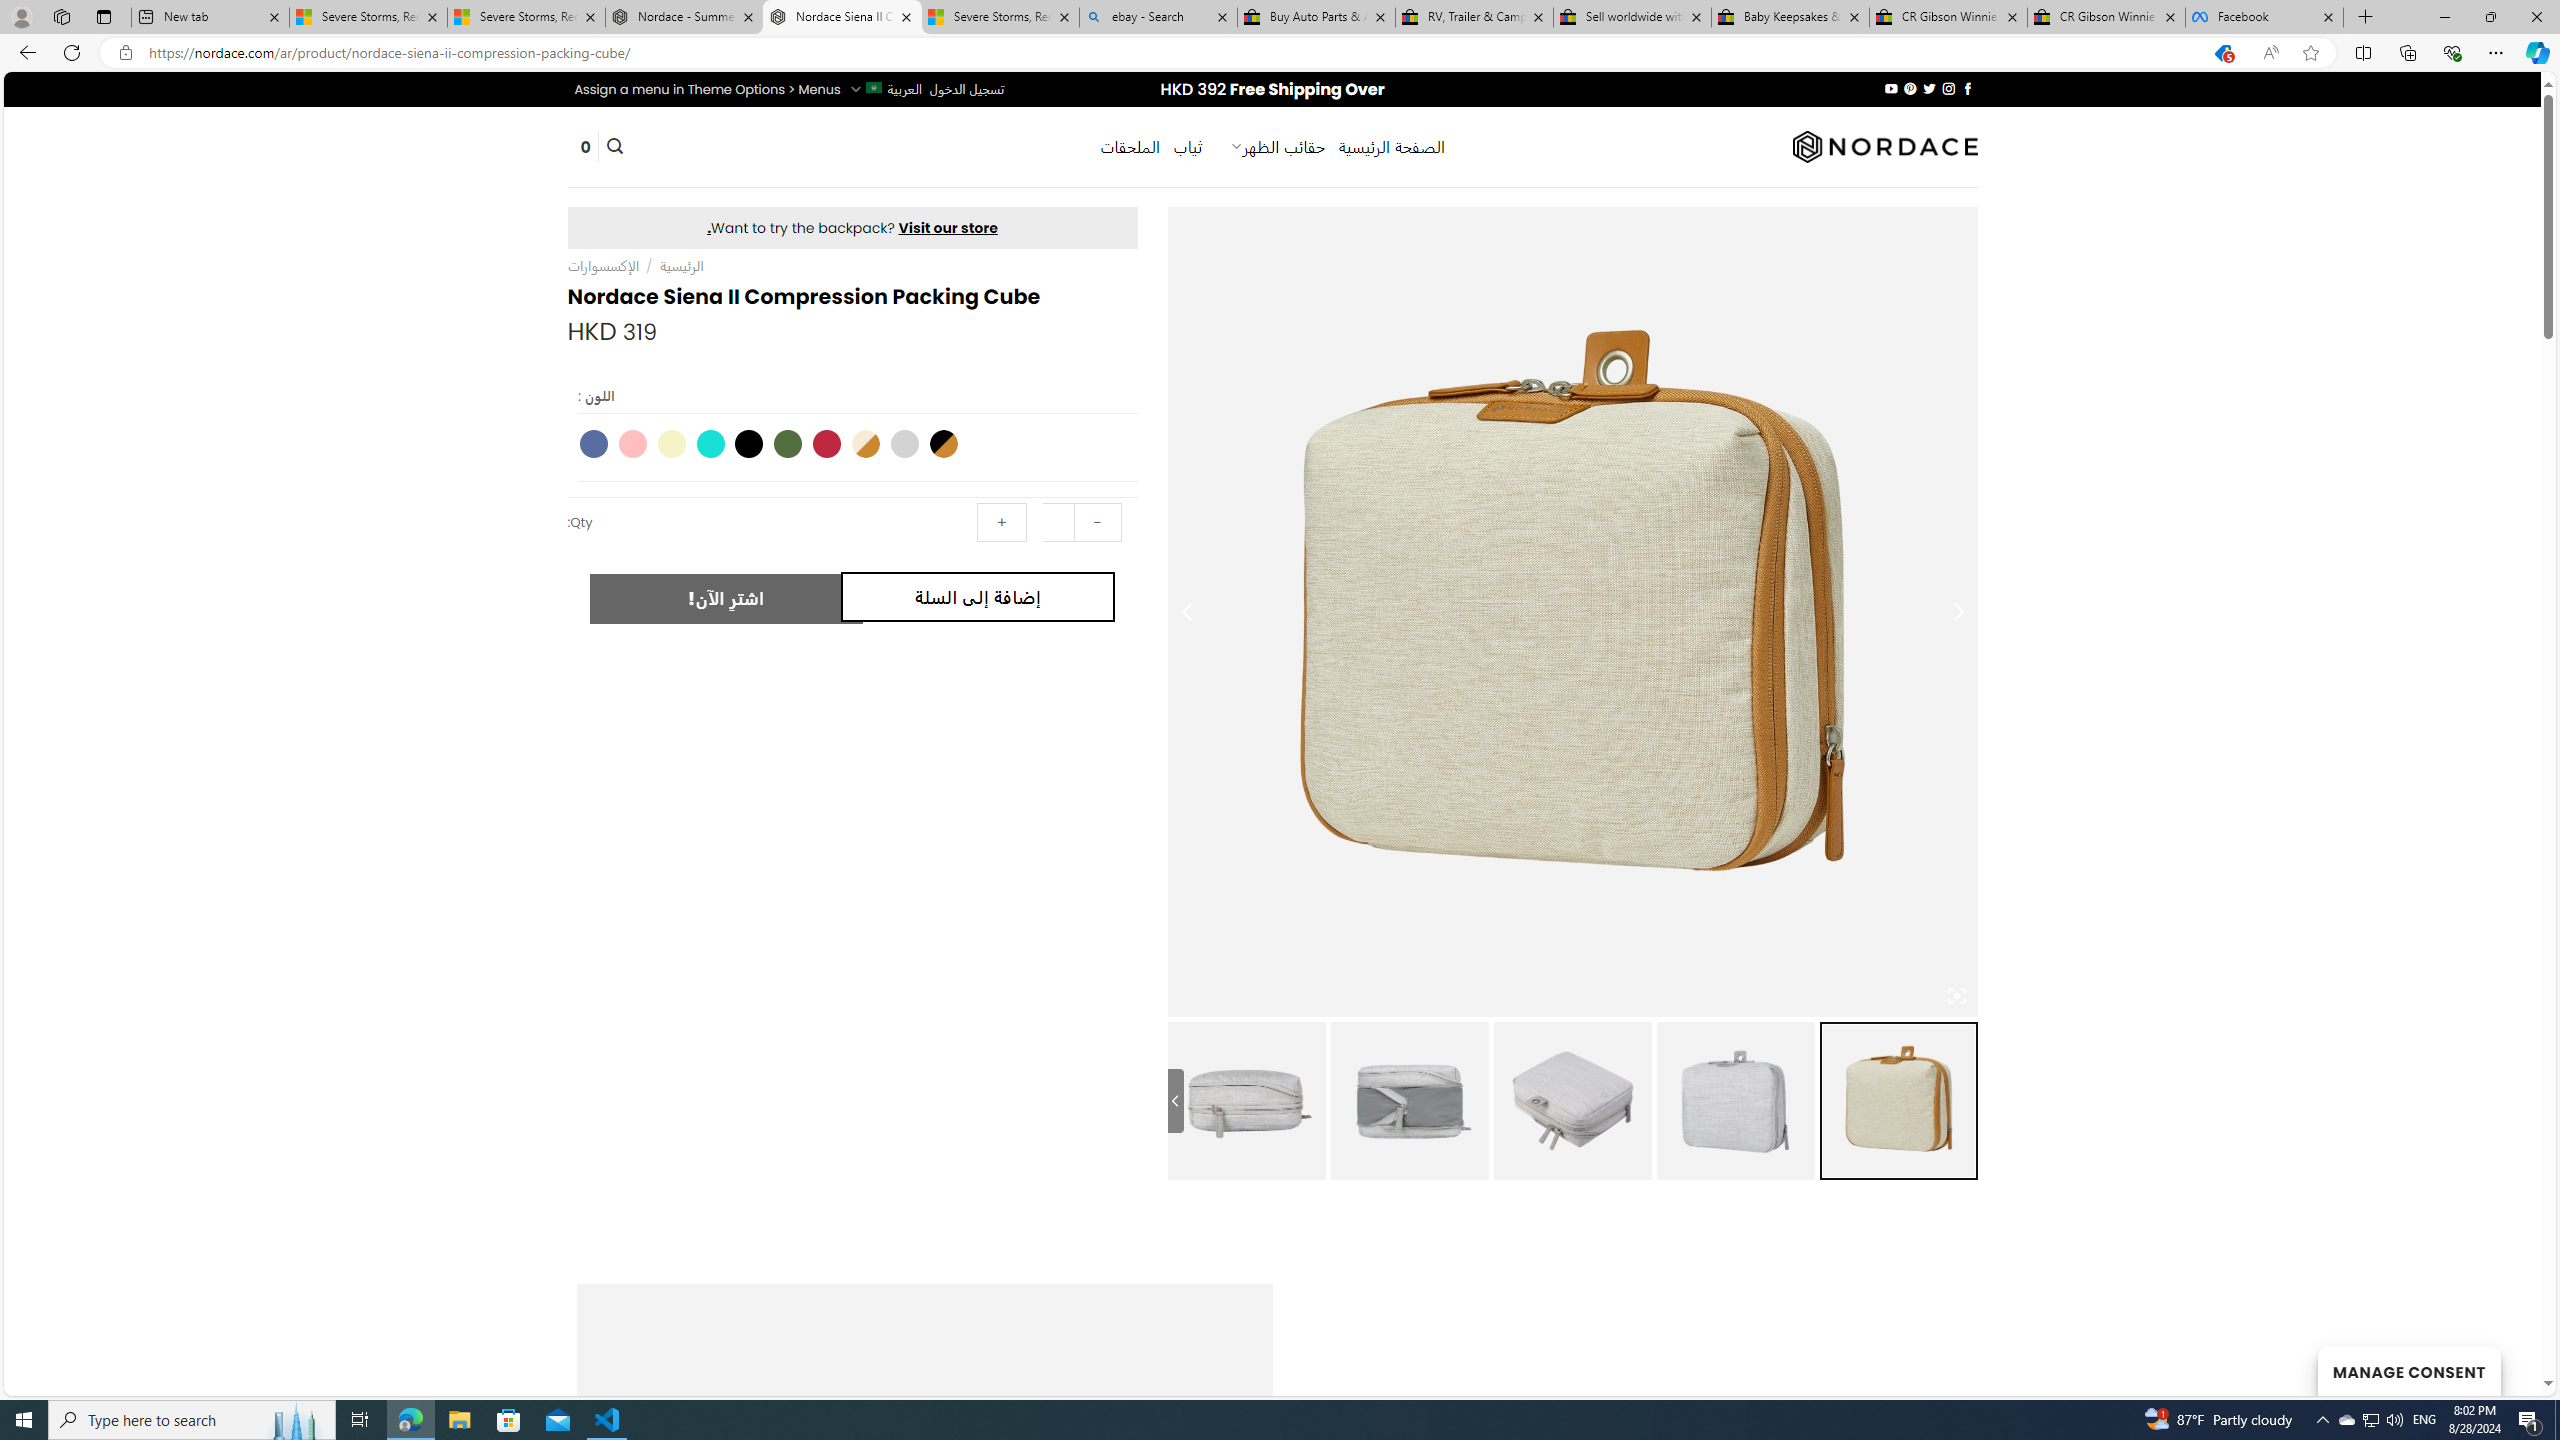 This screenshot has width=2560, height=1440. What do you see at coordinates (2365, 16) in the screenshot?
I see `'New Tab'` at bounding box center [2365, 16].